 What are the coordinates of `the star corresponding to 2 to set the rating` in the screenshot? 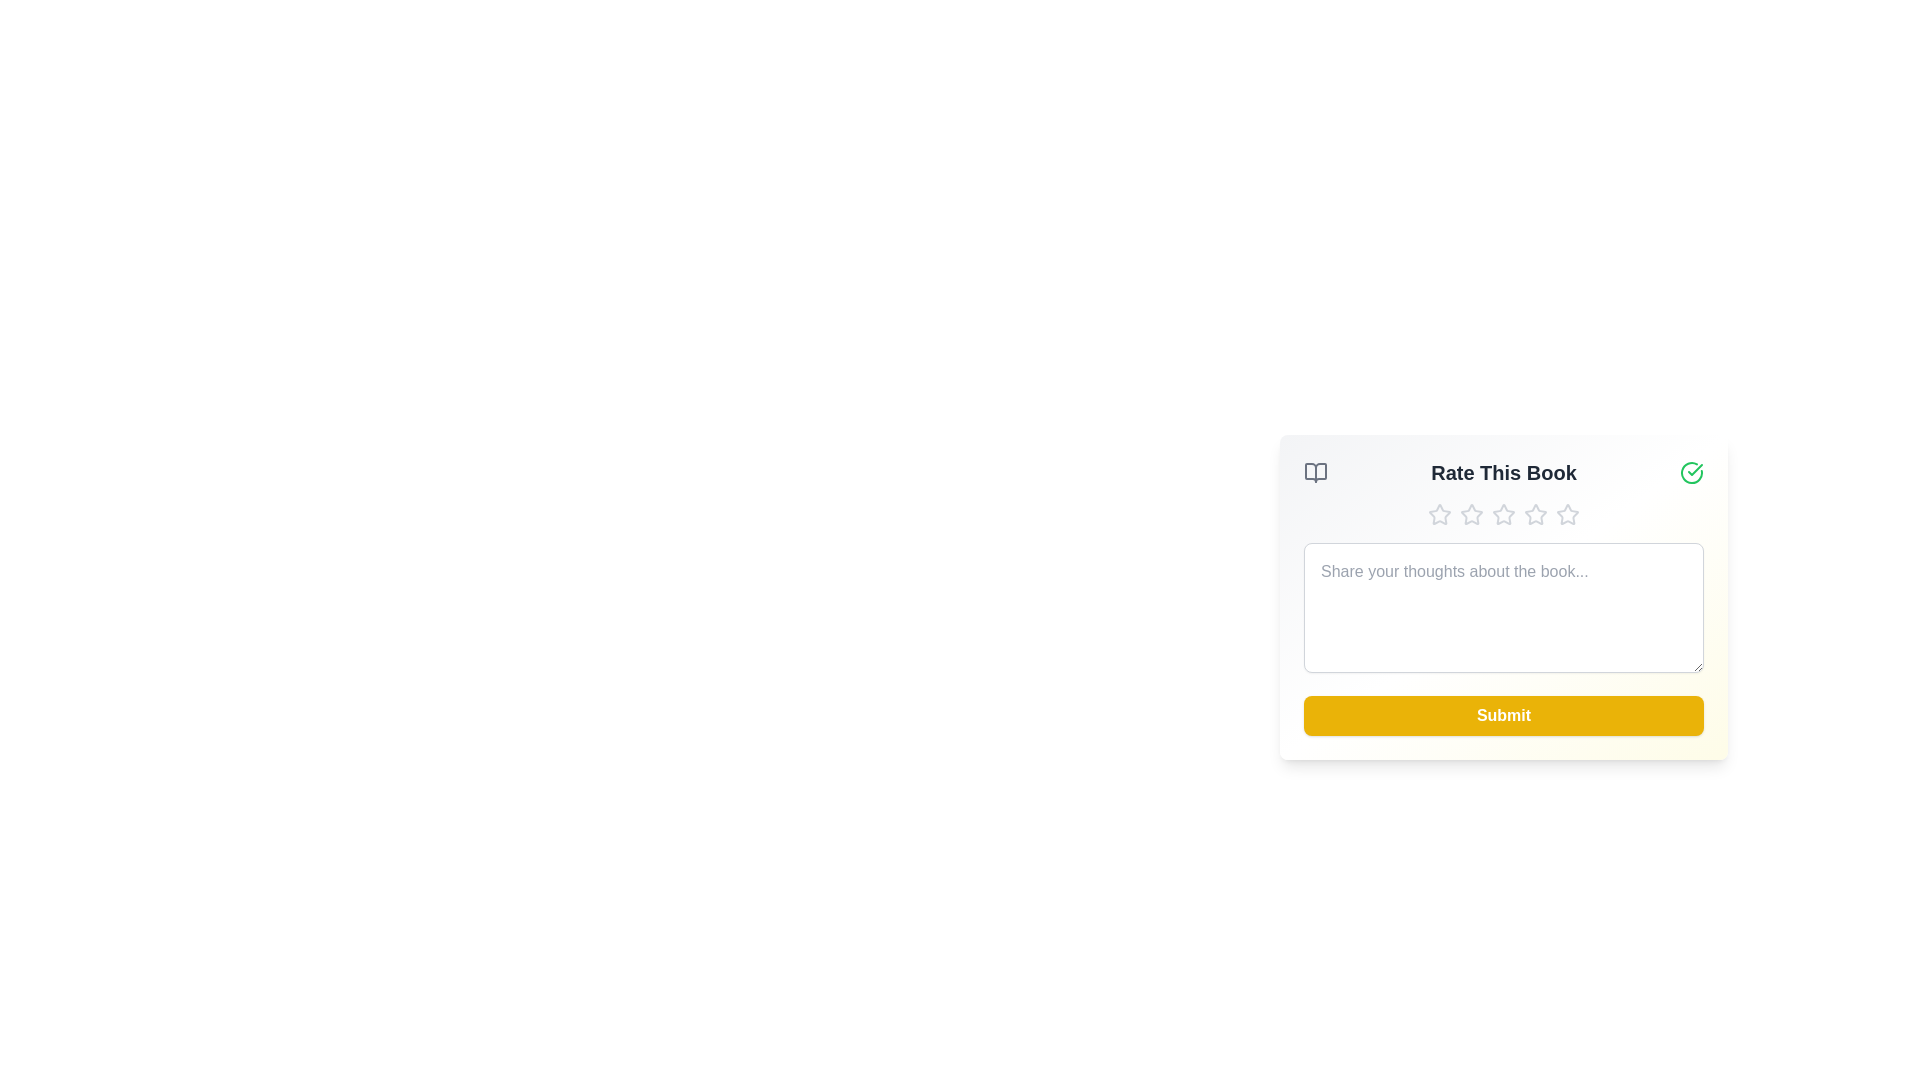 It's located at (1472, 514).